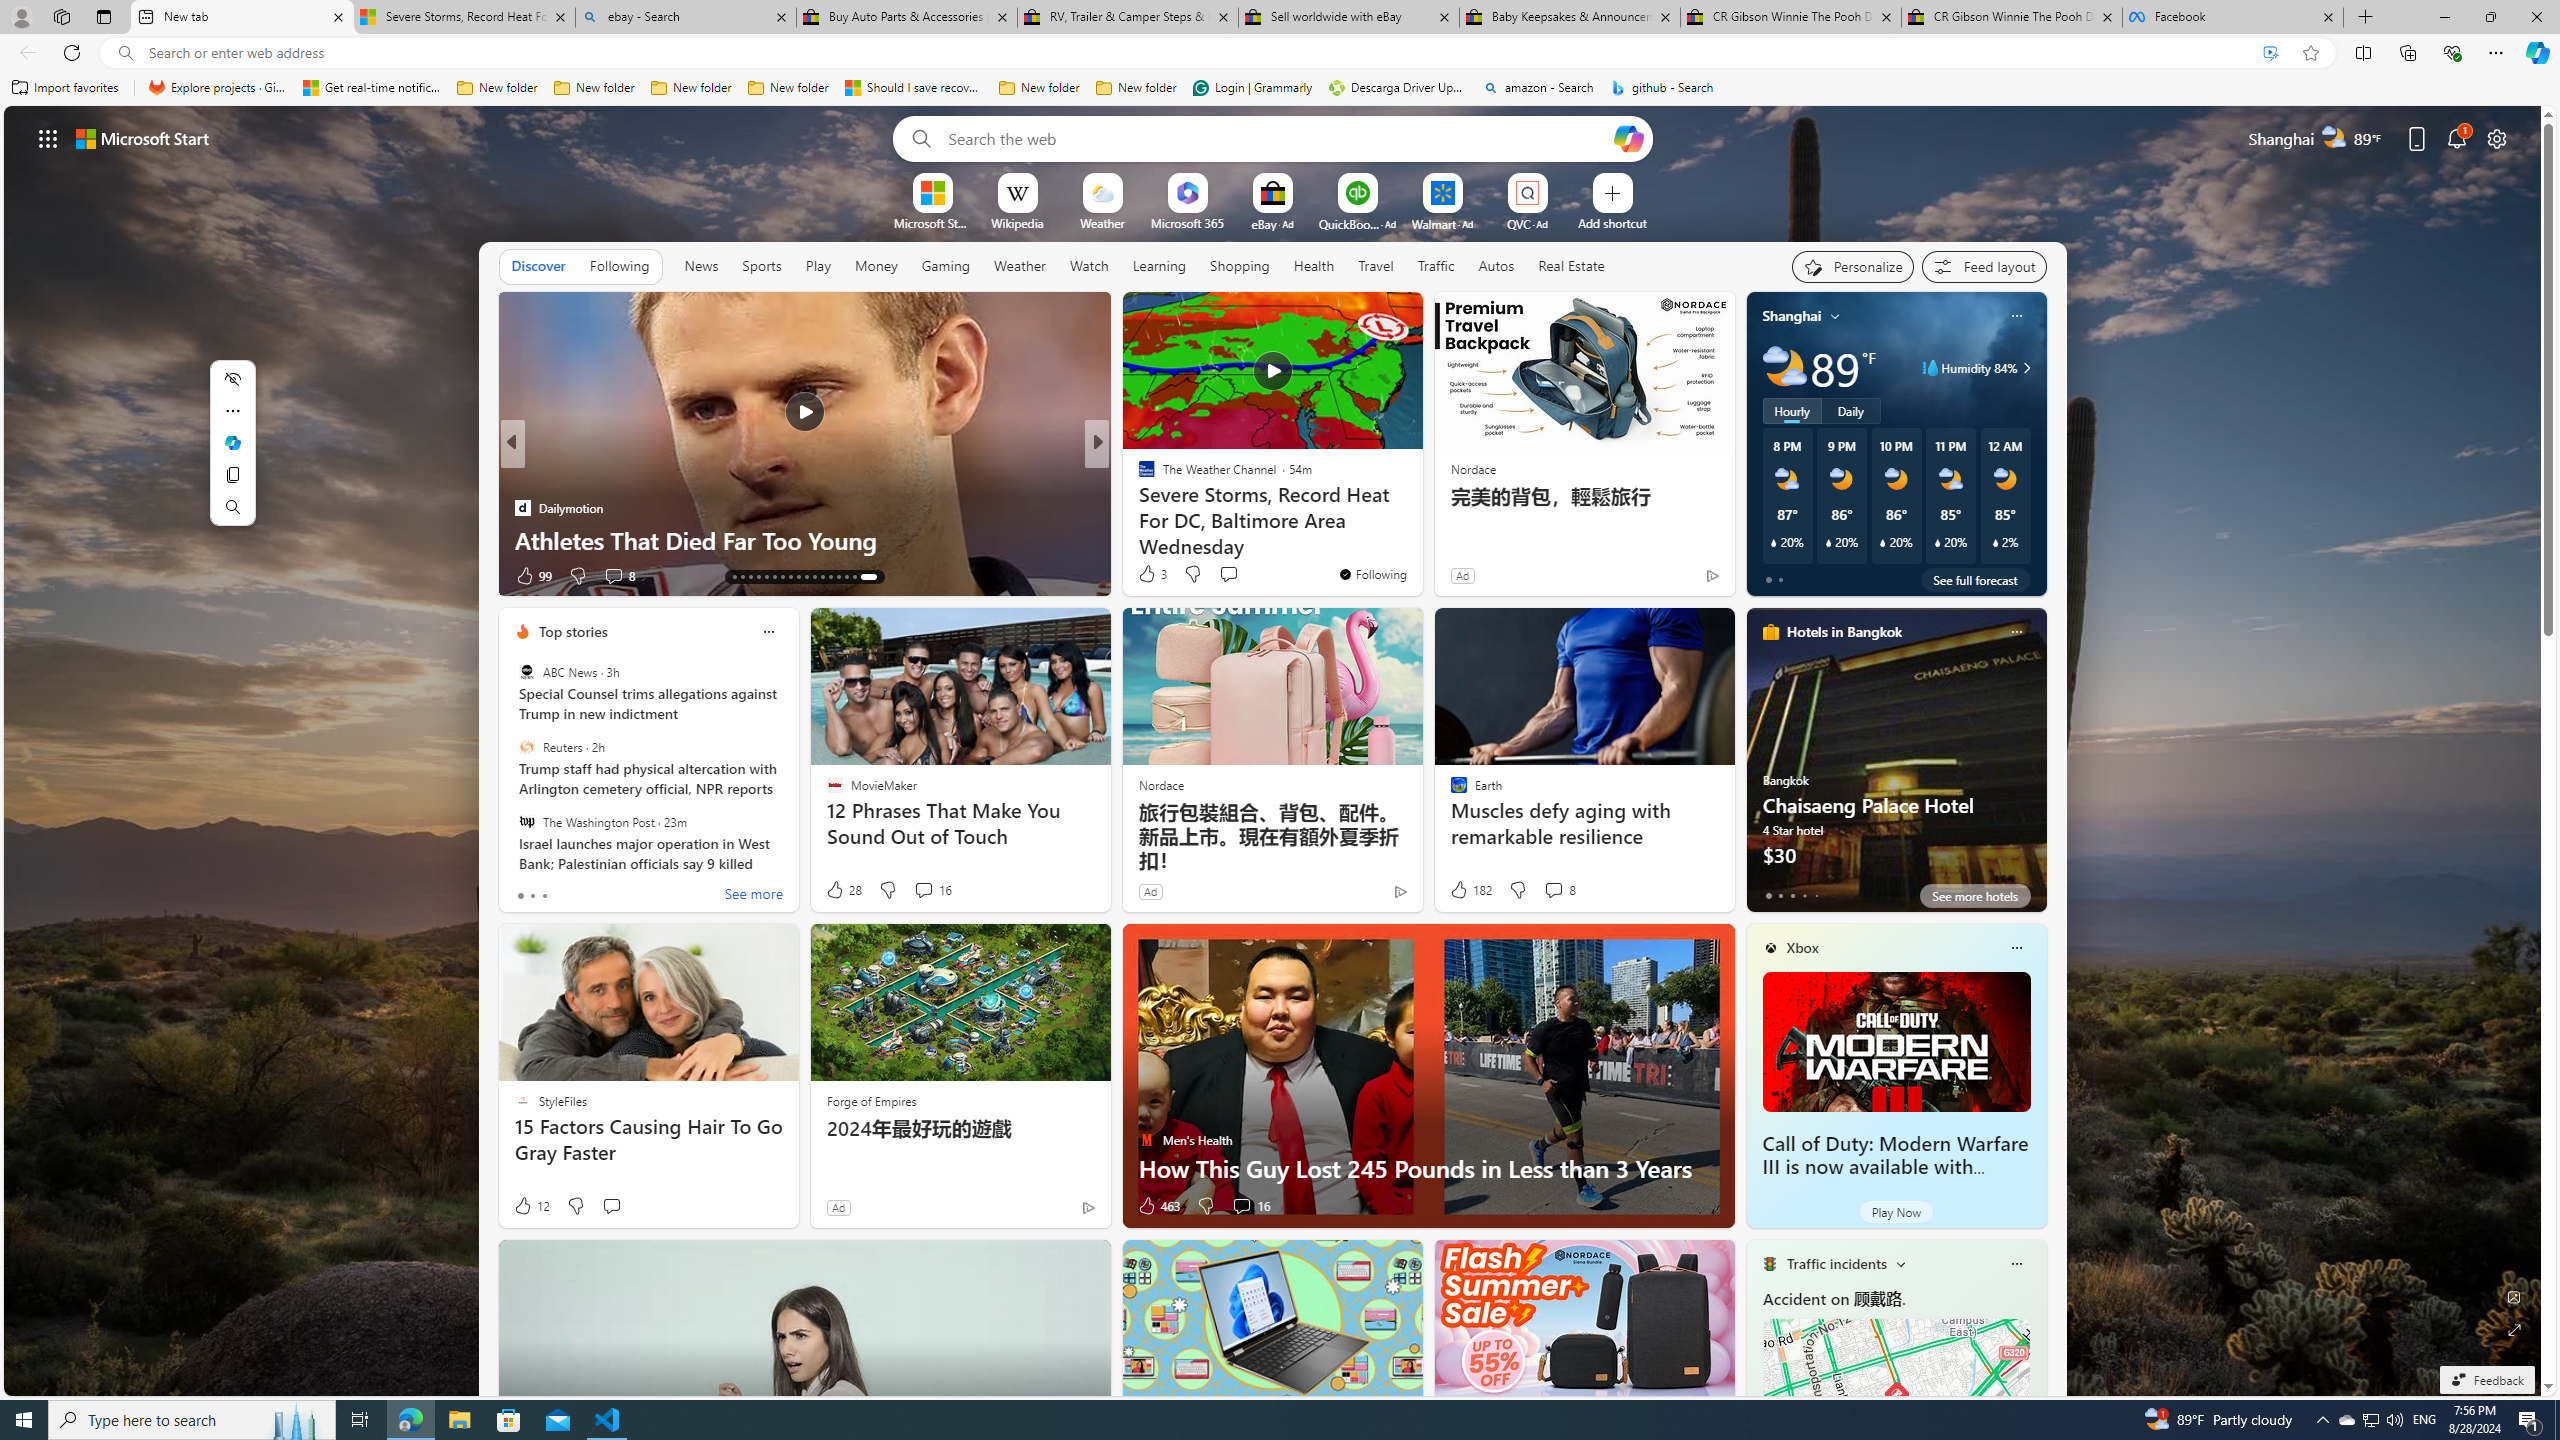 Image resolution: width=2560 pixels, height=1440 pixels. I want to click on 'AutomationID: tab-29', so click(873, 577).